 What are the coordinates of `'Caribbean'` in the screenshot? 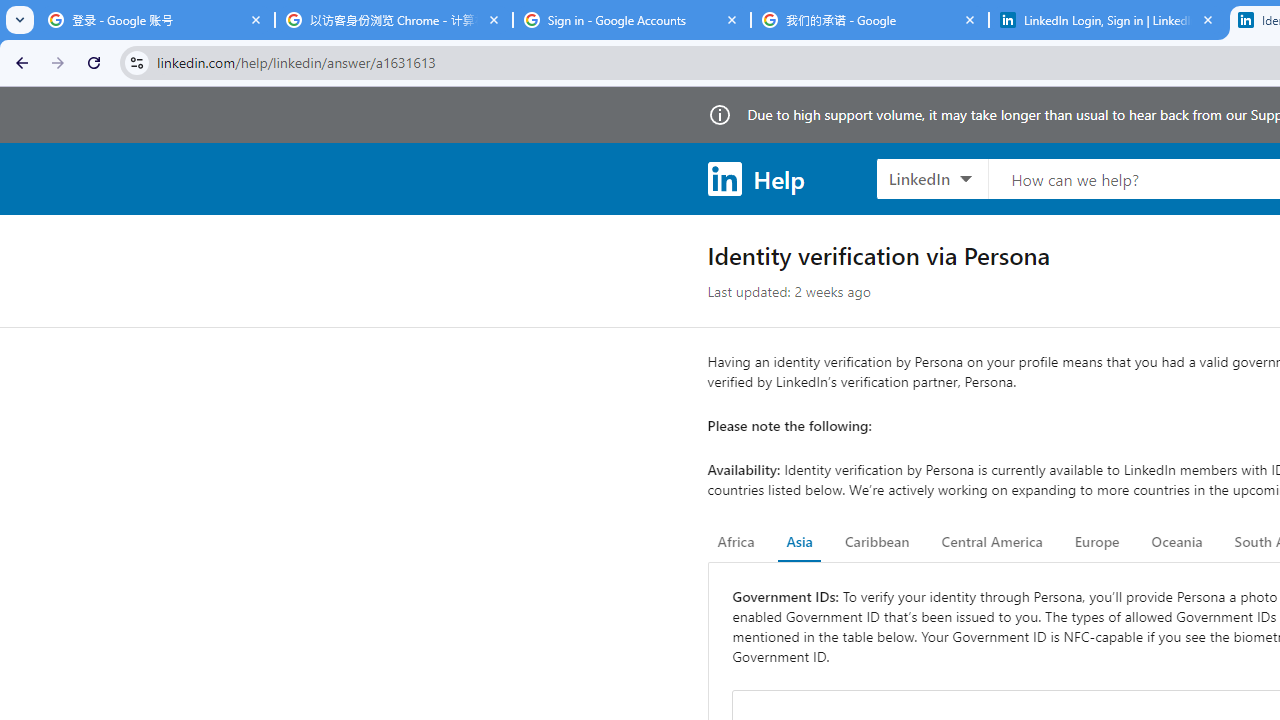 It's located at (876, 542).